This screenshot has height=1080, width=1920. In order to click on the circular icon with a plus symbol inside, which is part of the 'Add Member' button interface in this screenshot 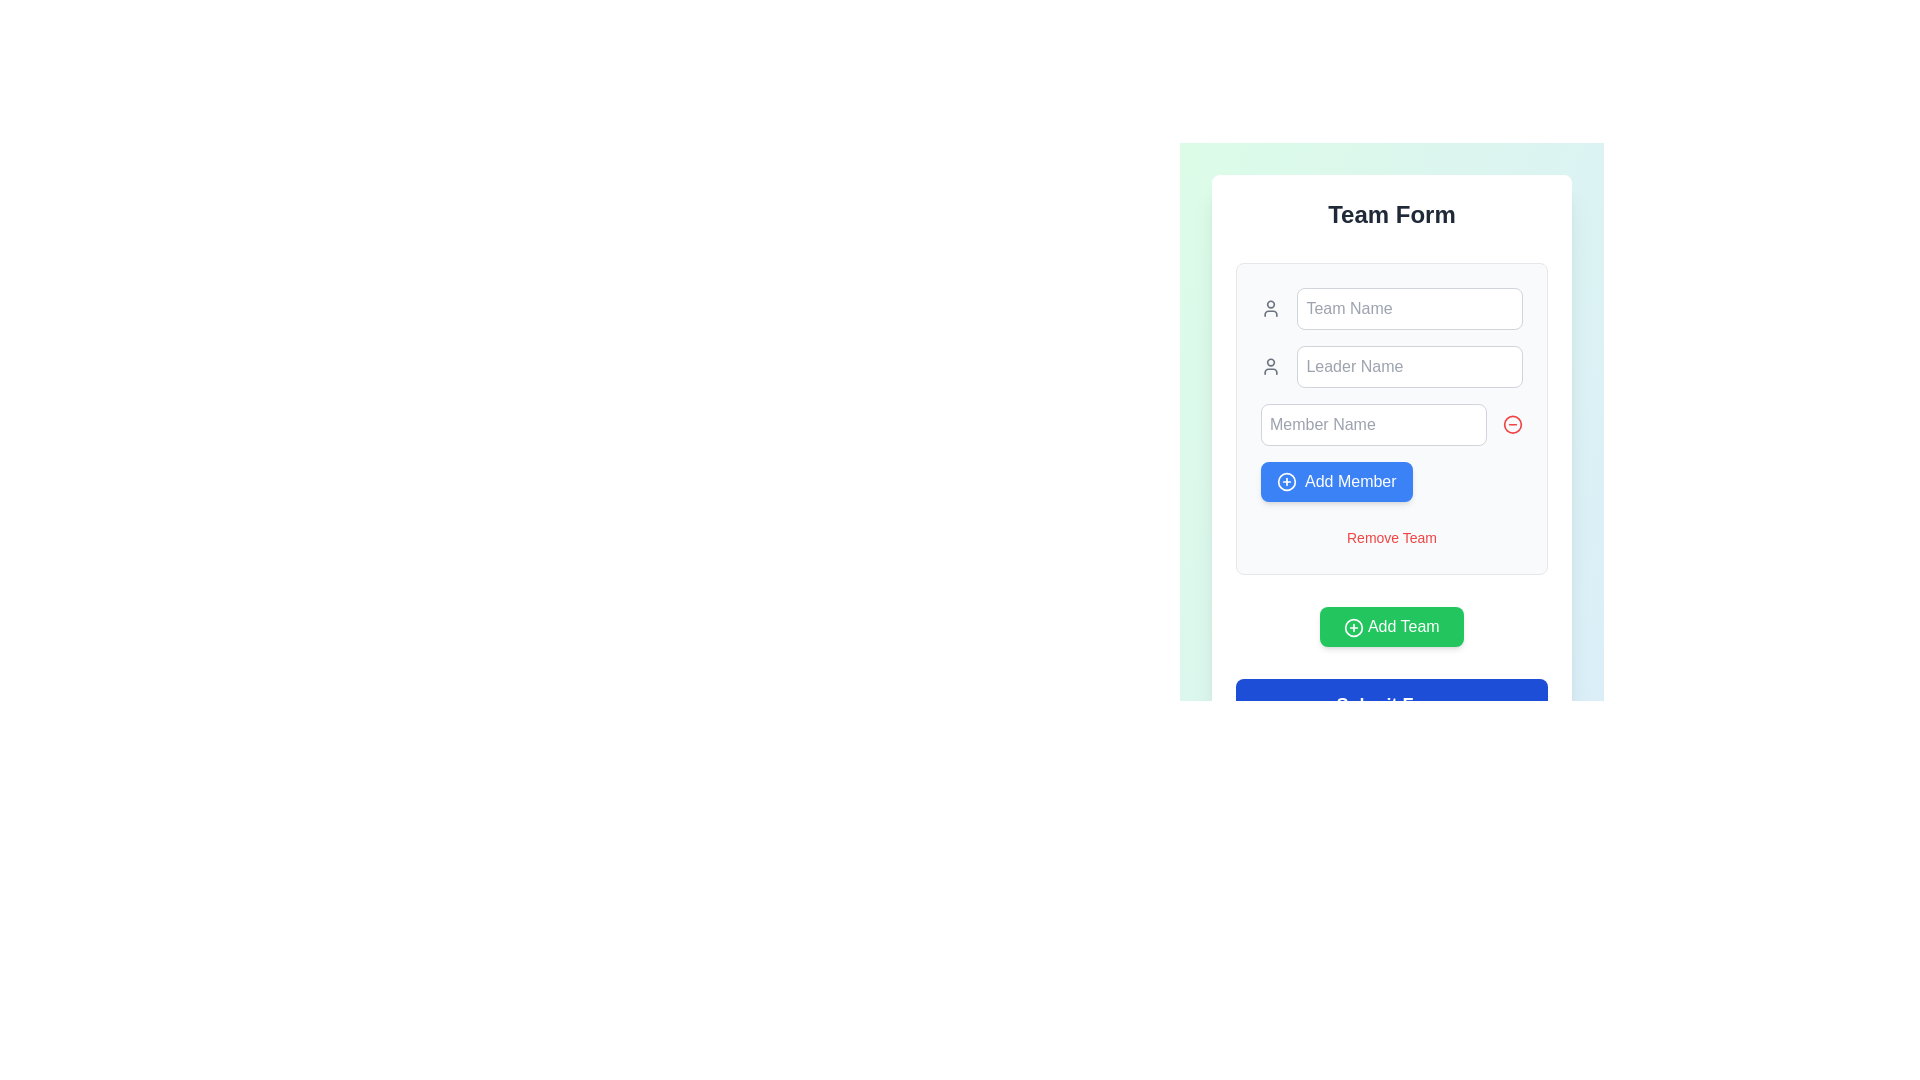, I will do `click(1286, 482)`.